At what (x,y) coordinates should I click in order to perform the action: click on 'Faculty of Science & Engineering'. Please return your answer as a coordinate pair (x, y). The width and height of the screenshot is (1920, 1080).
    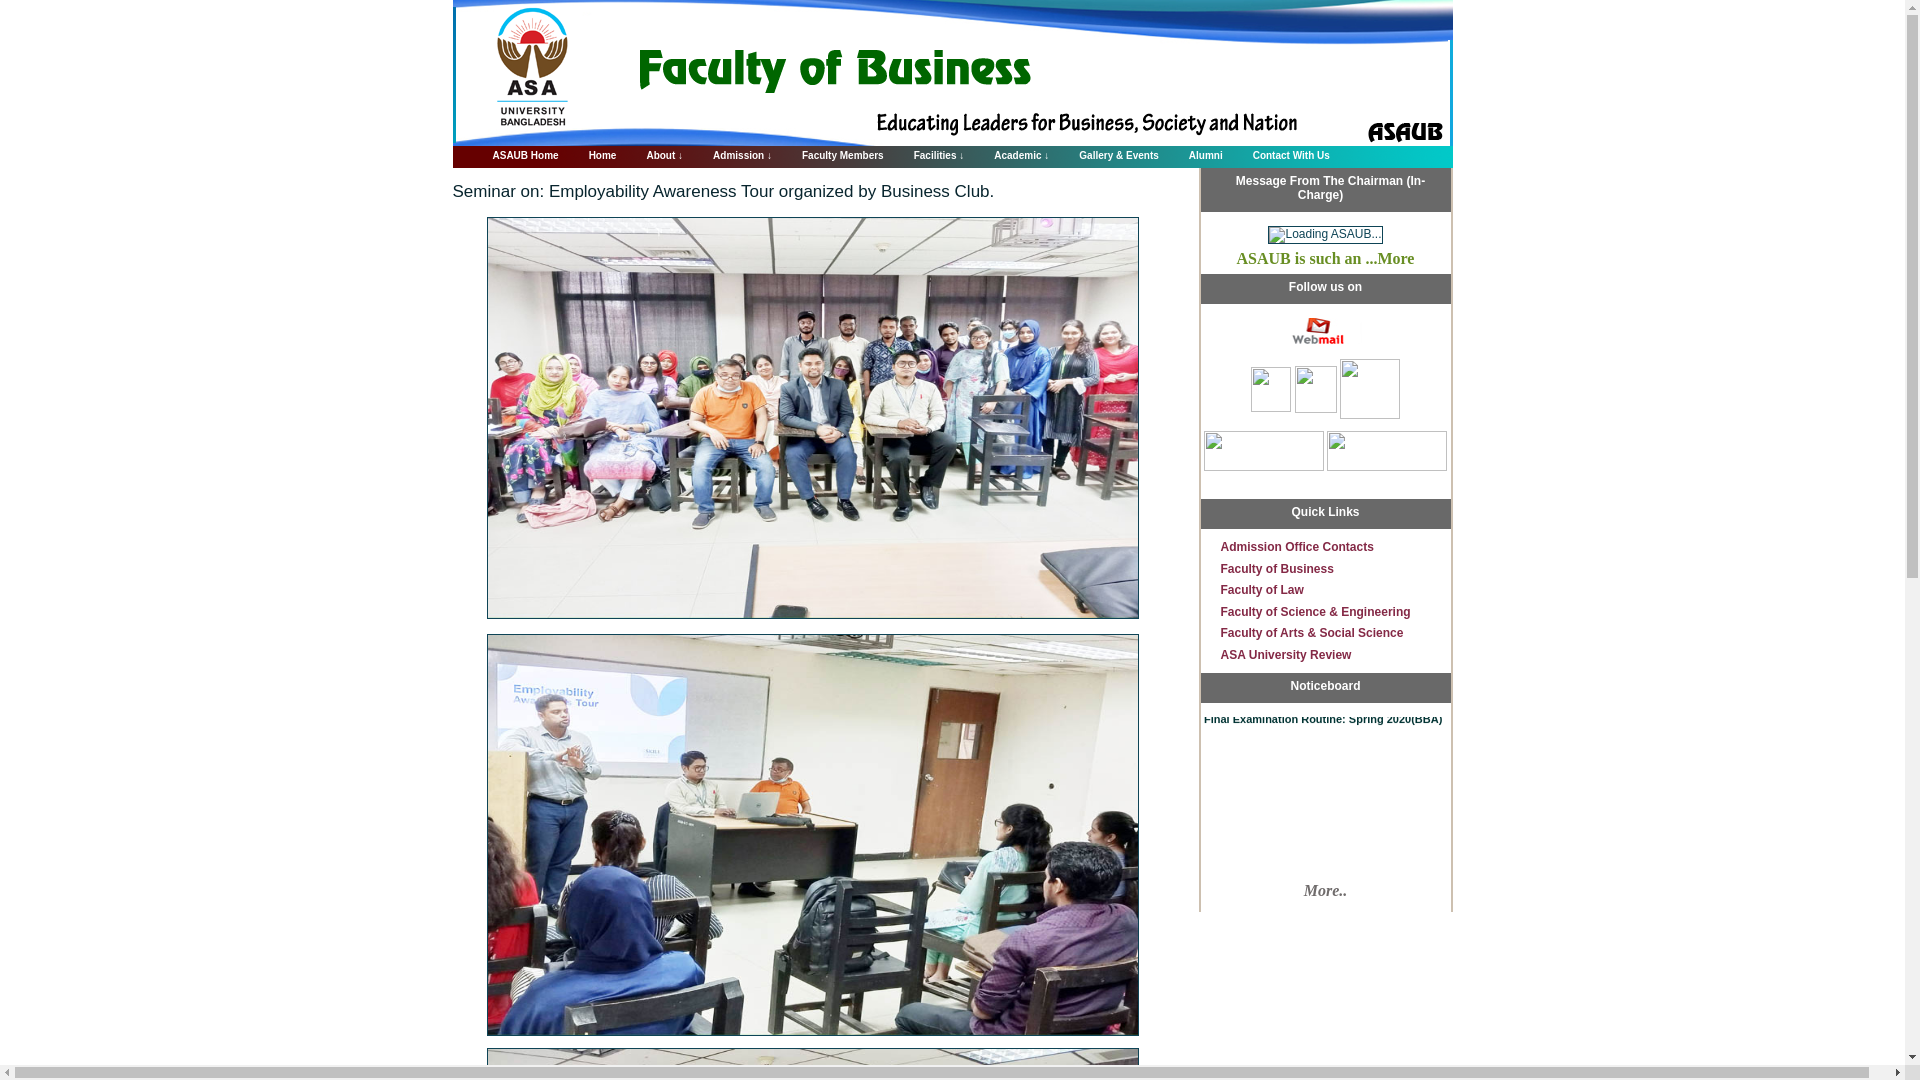
    Looking at the image, I should click on (1218, 611).